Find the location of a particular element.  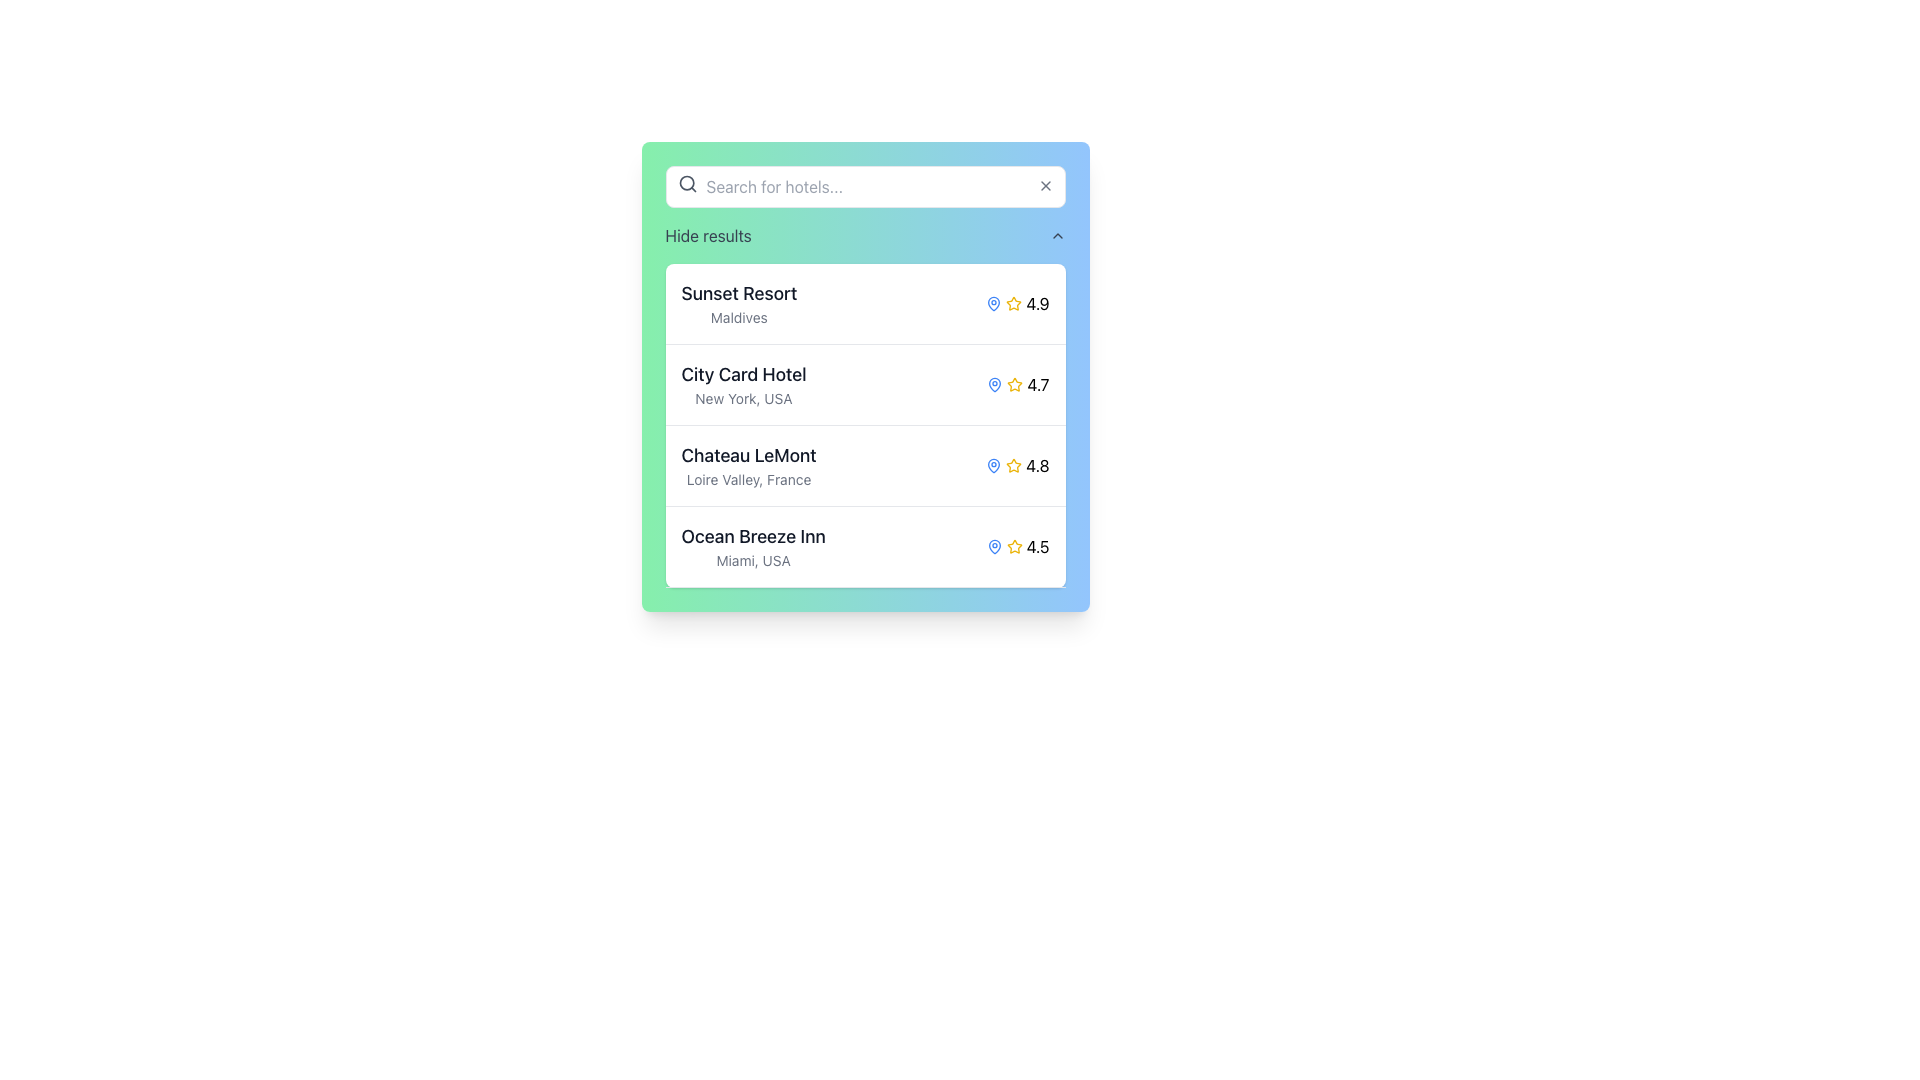

the 'Sunset Resort' list item displaying its name, location, and rating is located at coordinates (865, 304).